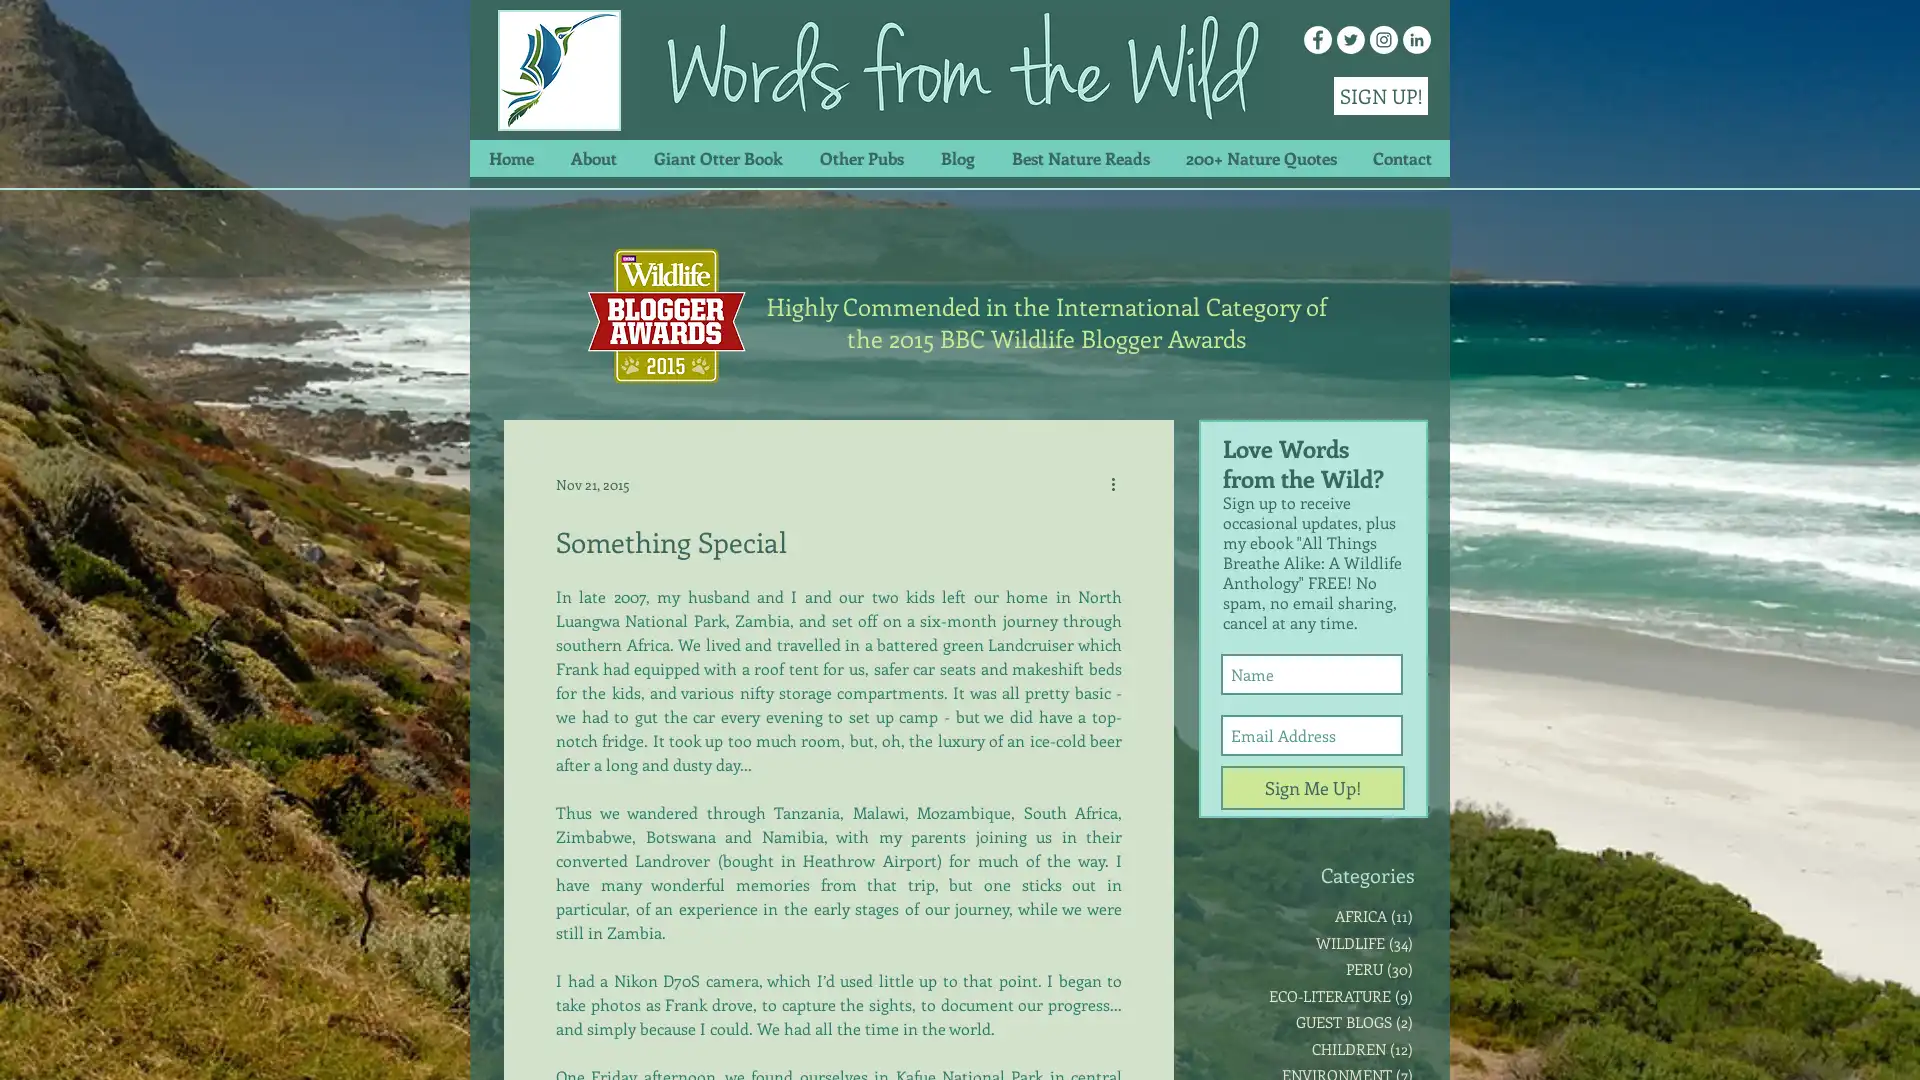 The height and width of the screenshot is (1080, 1920). I want to click on Cookie Settings, so click(1703, 1044).